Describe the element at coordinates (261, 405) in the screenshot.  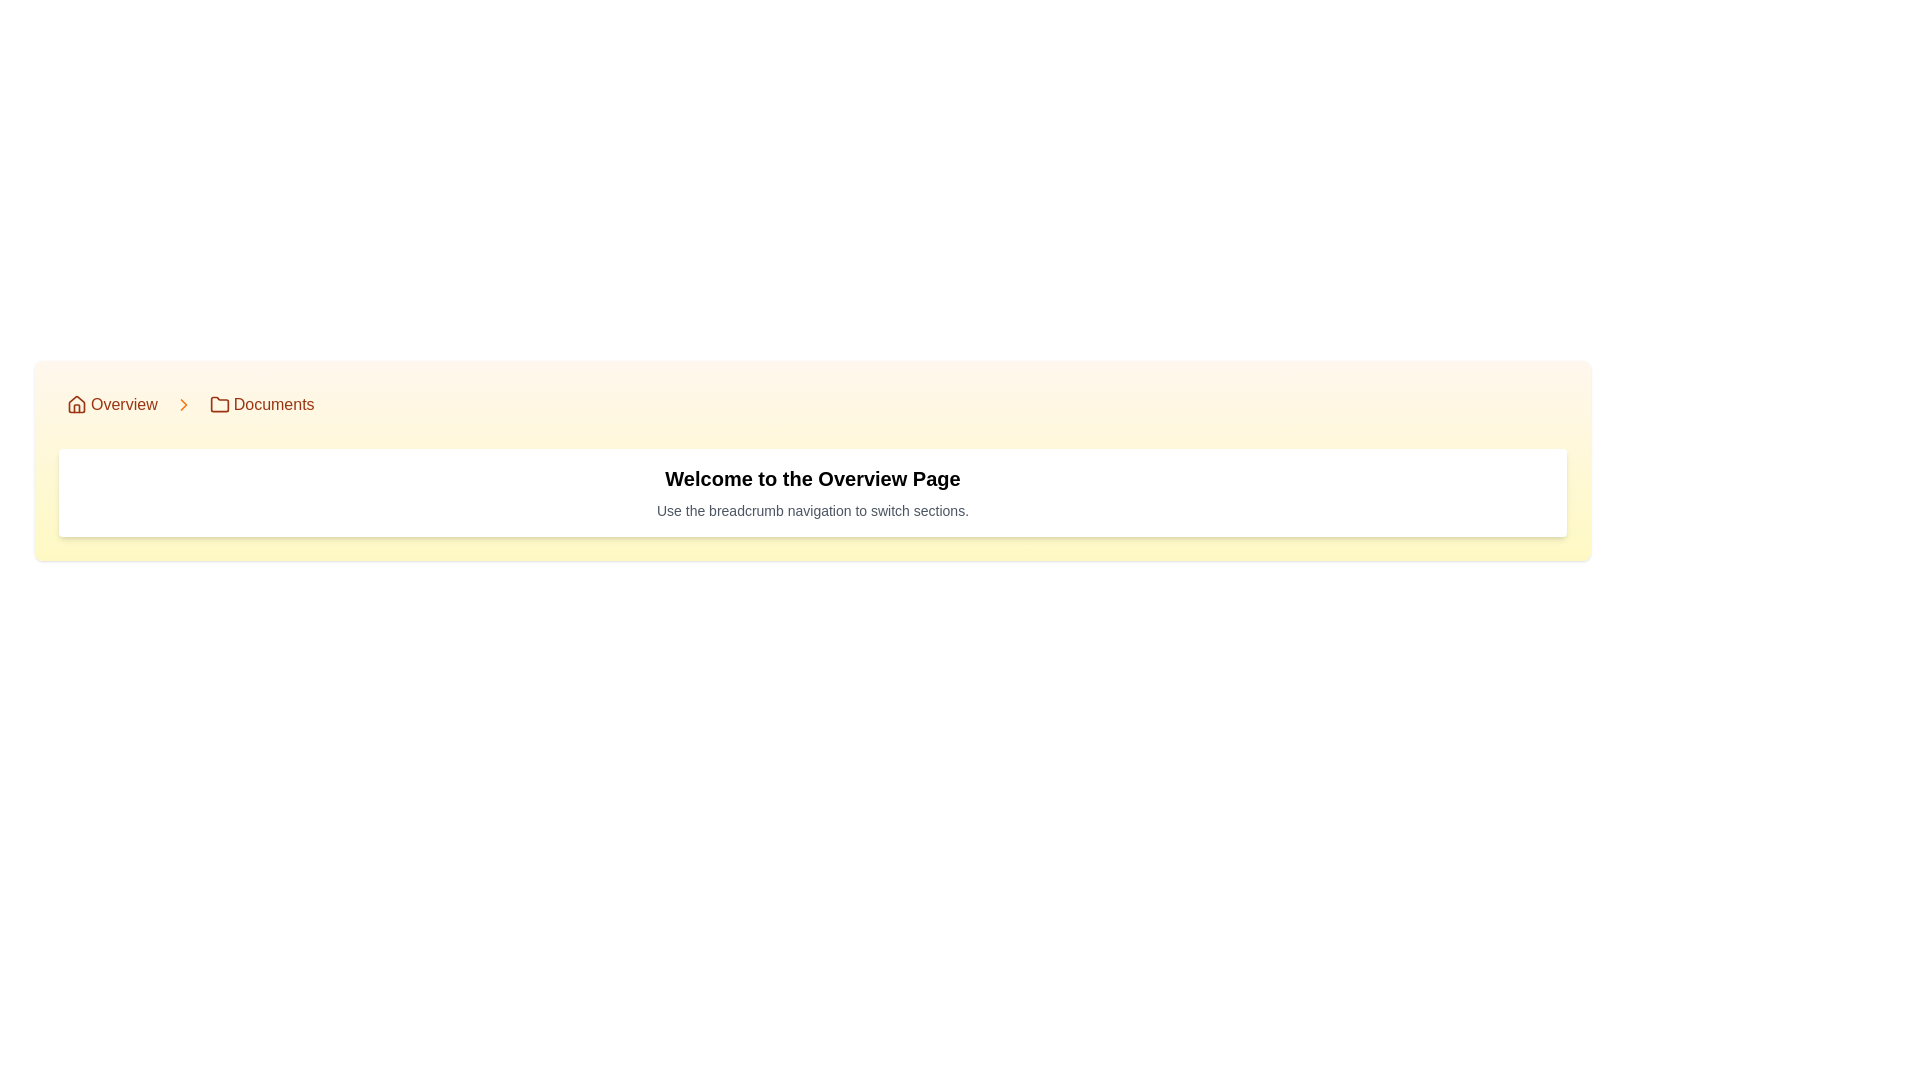
I see `the breadcrumb navigation button labeled 'Documents' which features a folder icon and is located next to the 'Overview' button` at that location.